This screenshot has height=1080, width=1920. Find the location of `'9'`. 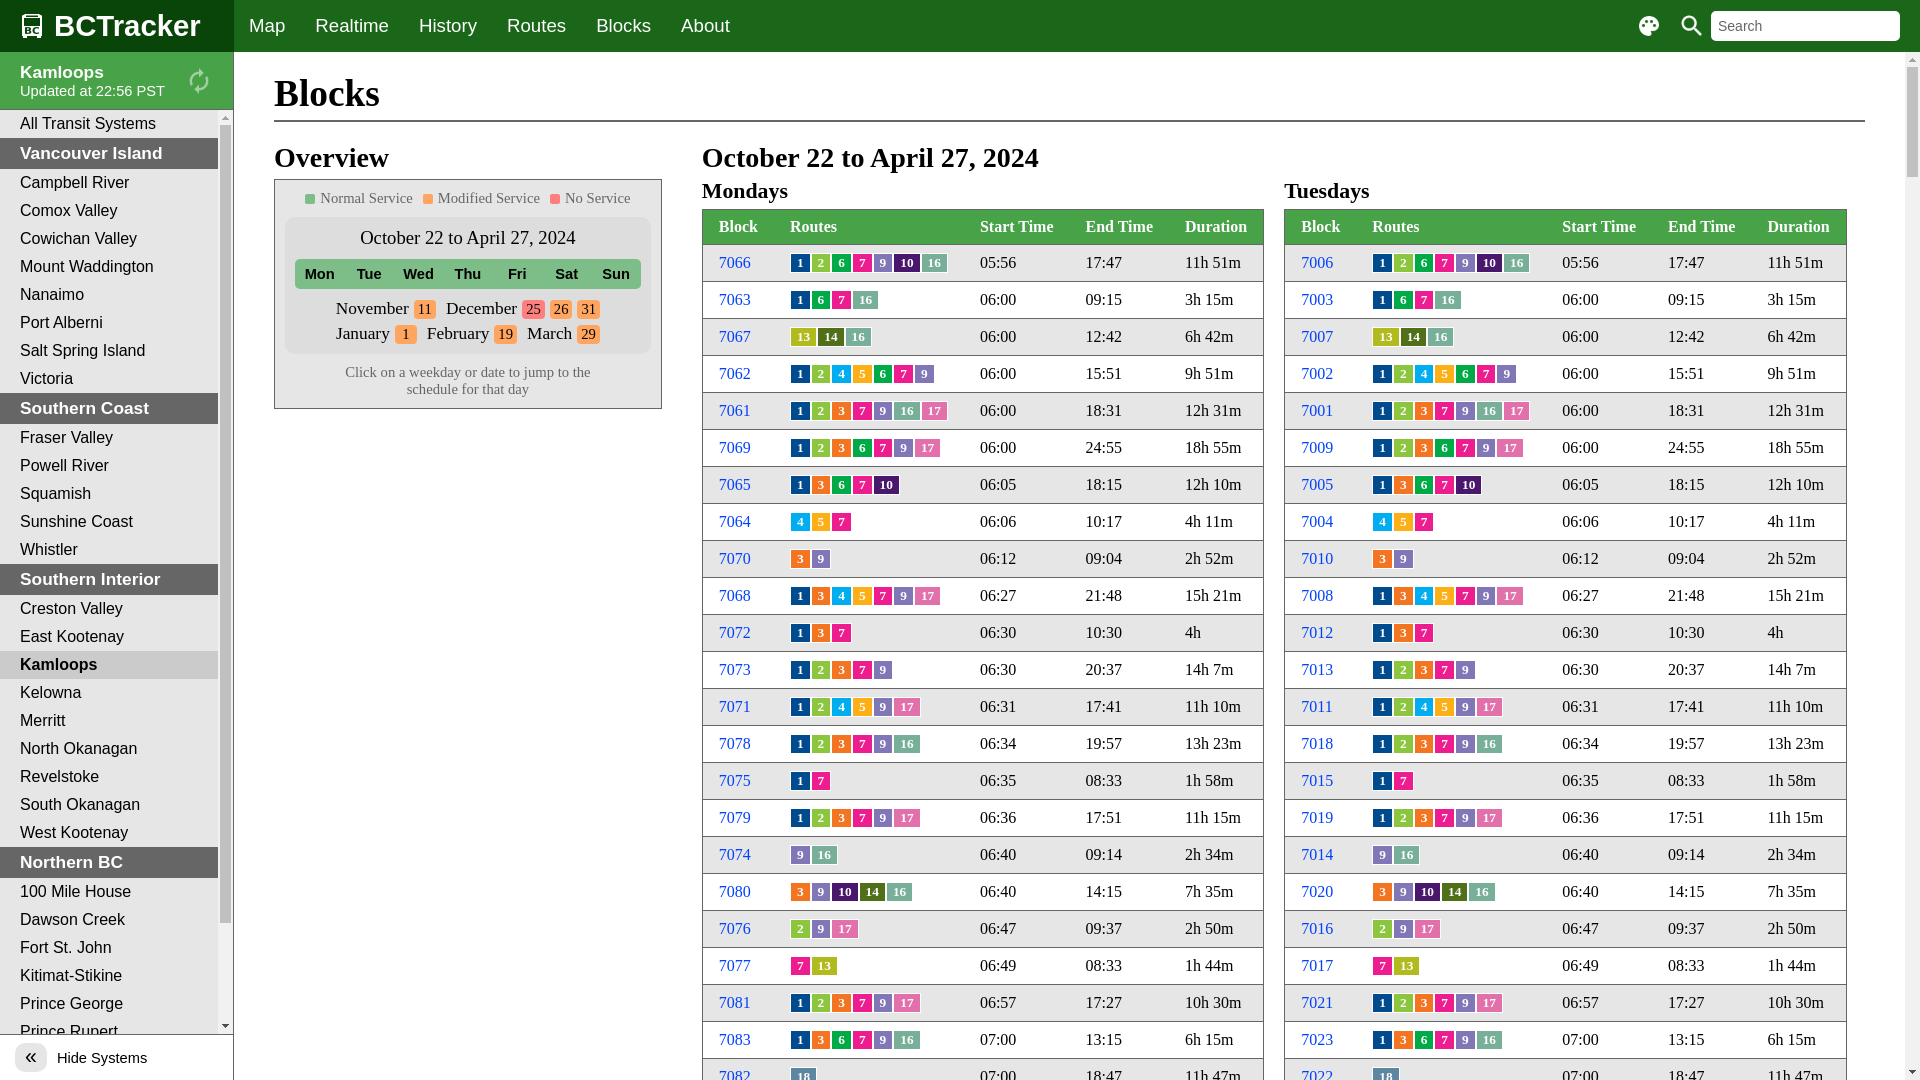

'9' is located at coordinates (1486, 595).